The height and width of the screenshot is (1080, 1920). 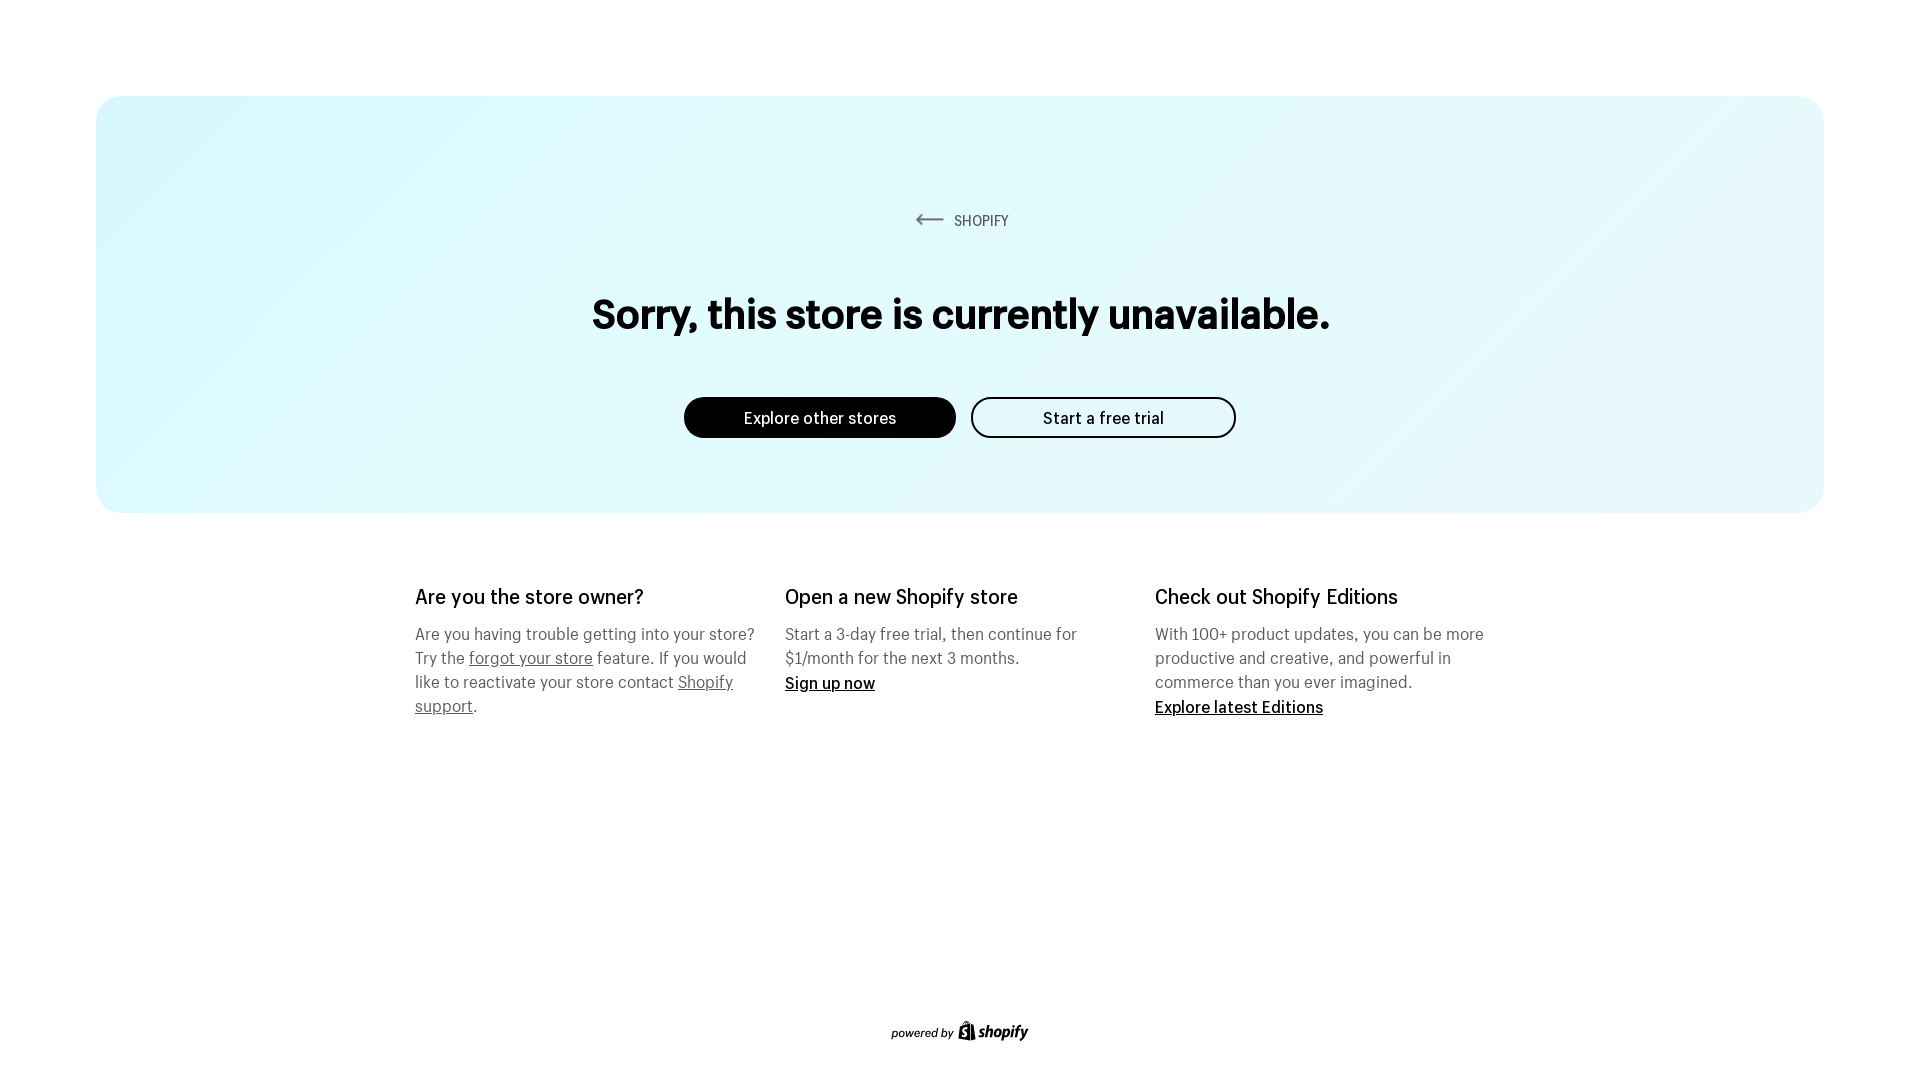 What do you see at coordinates (1155, 705) in the screenshot?
I see `'Explore latest Editions'` at bounding box center [1155, 705].